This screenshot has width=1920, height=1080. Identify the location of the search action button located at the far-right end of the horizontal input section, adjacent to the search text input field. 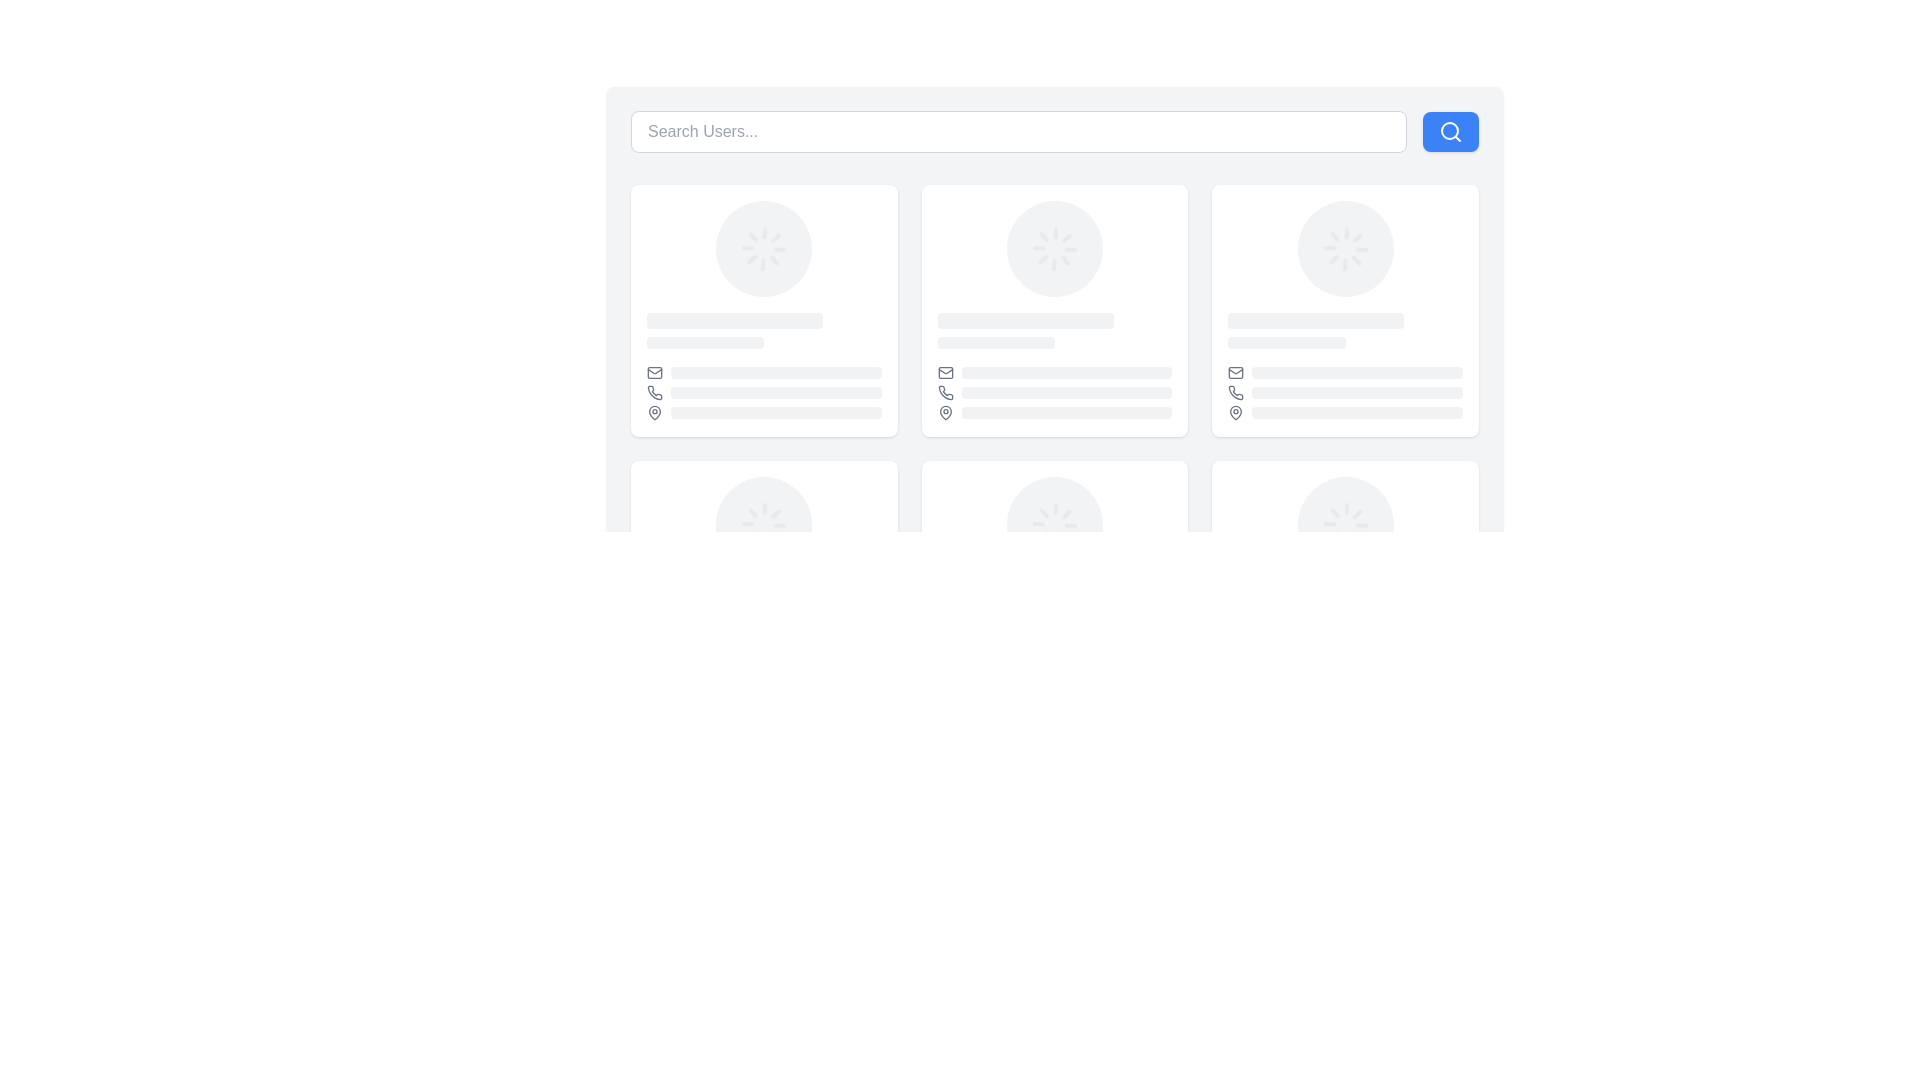
(1450, 131).